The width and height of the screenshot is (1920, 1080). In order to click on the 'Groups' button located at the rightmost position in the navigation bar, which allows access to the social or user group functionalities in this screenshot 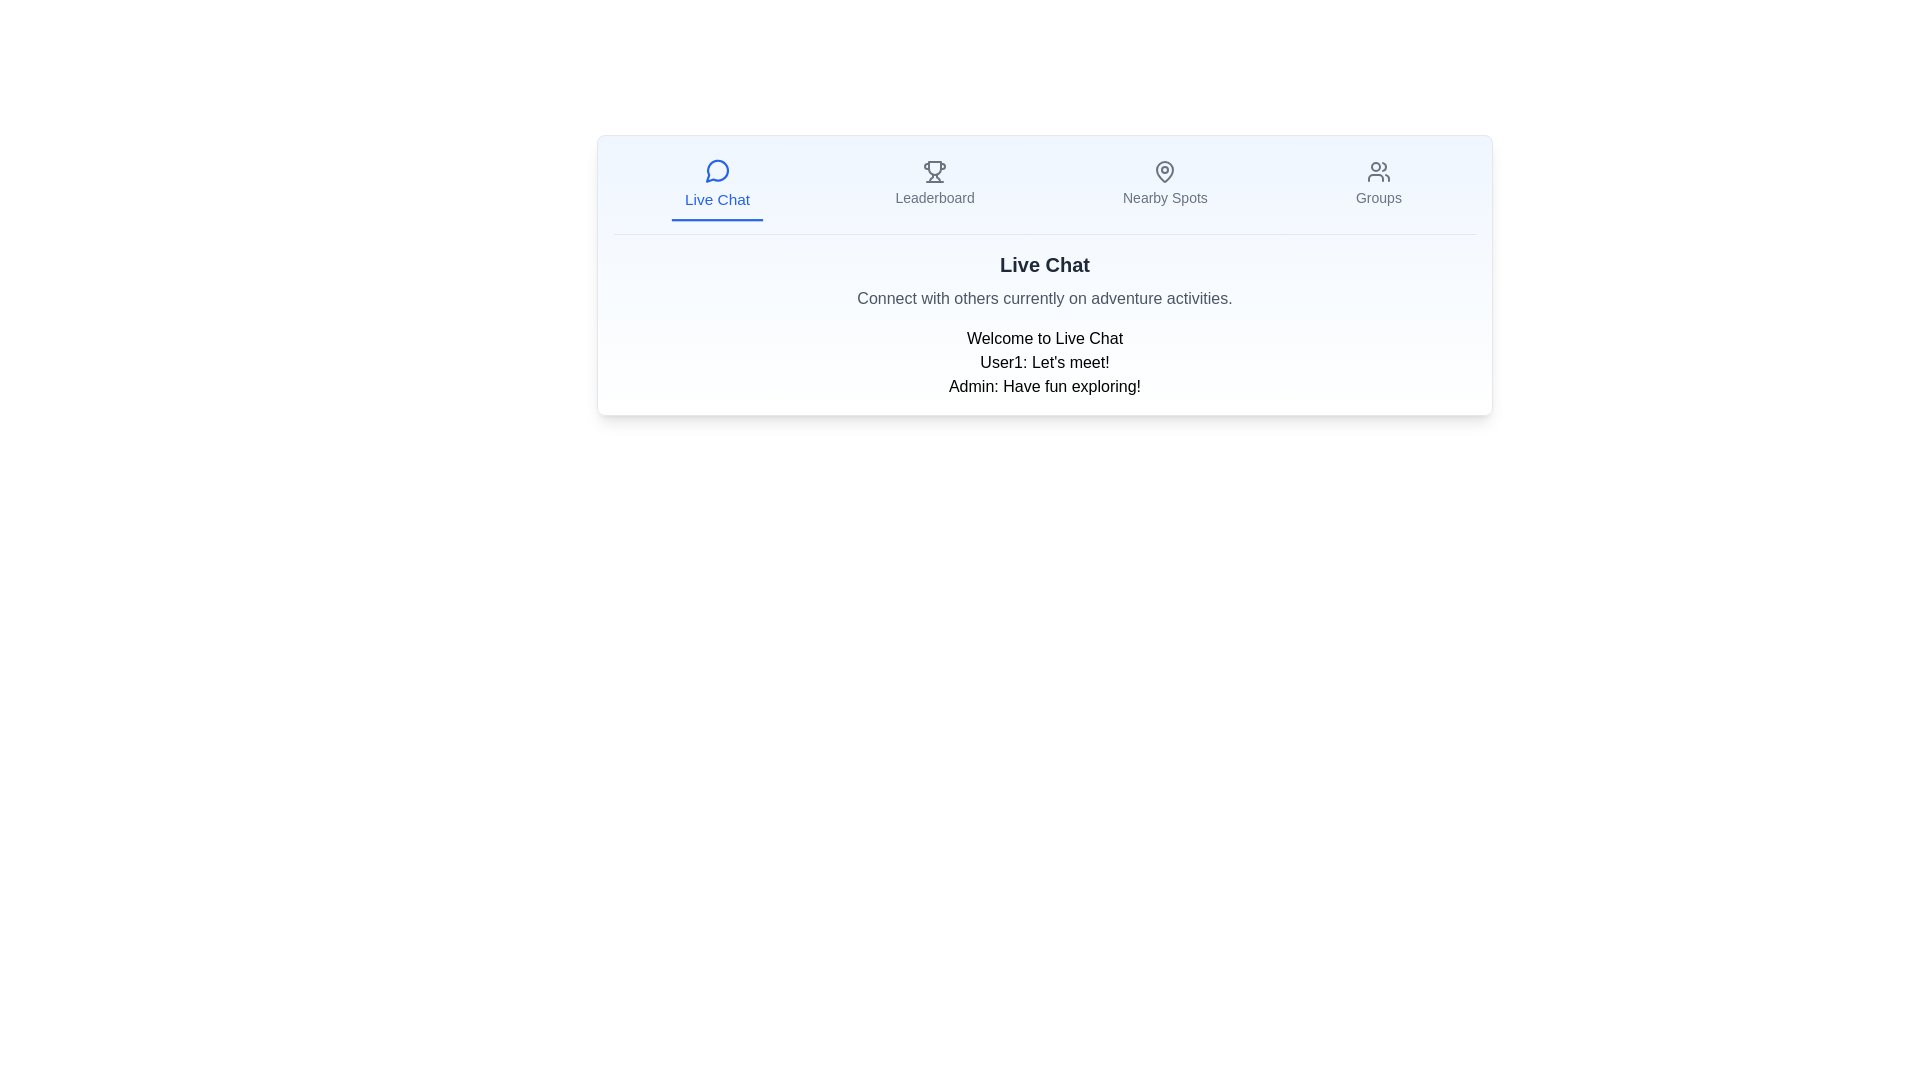, I will do `click(1377, 185)`.